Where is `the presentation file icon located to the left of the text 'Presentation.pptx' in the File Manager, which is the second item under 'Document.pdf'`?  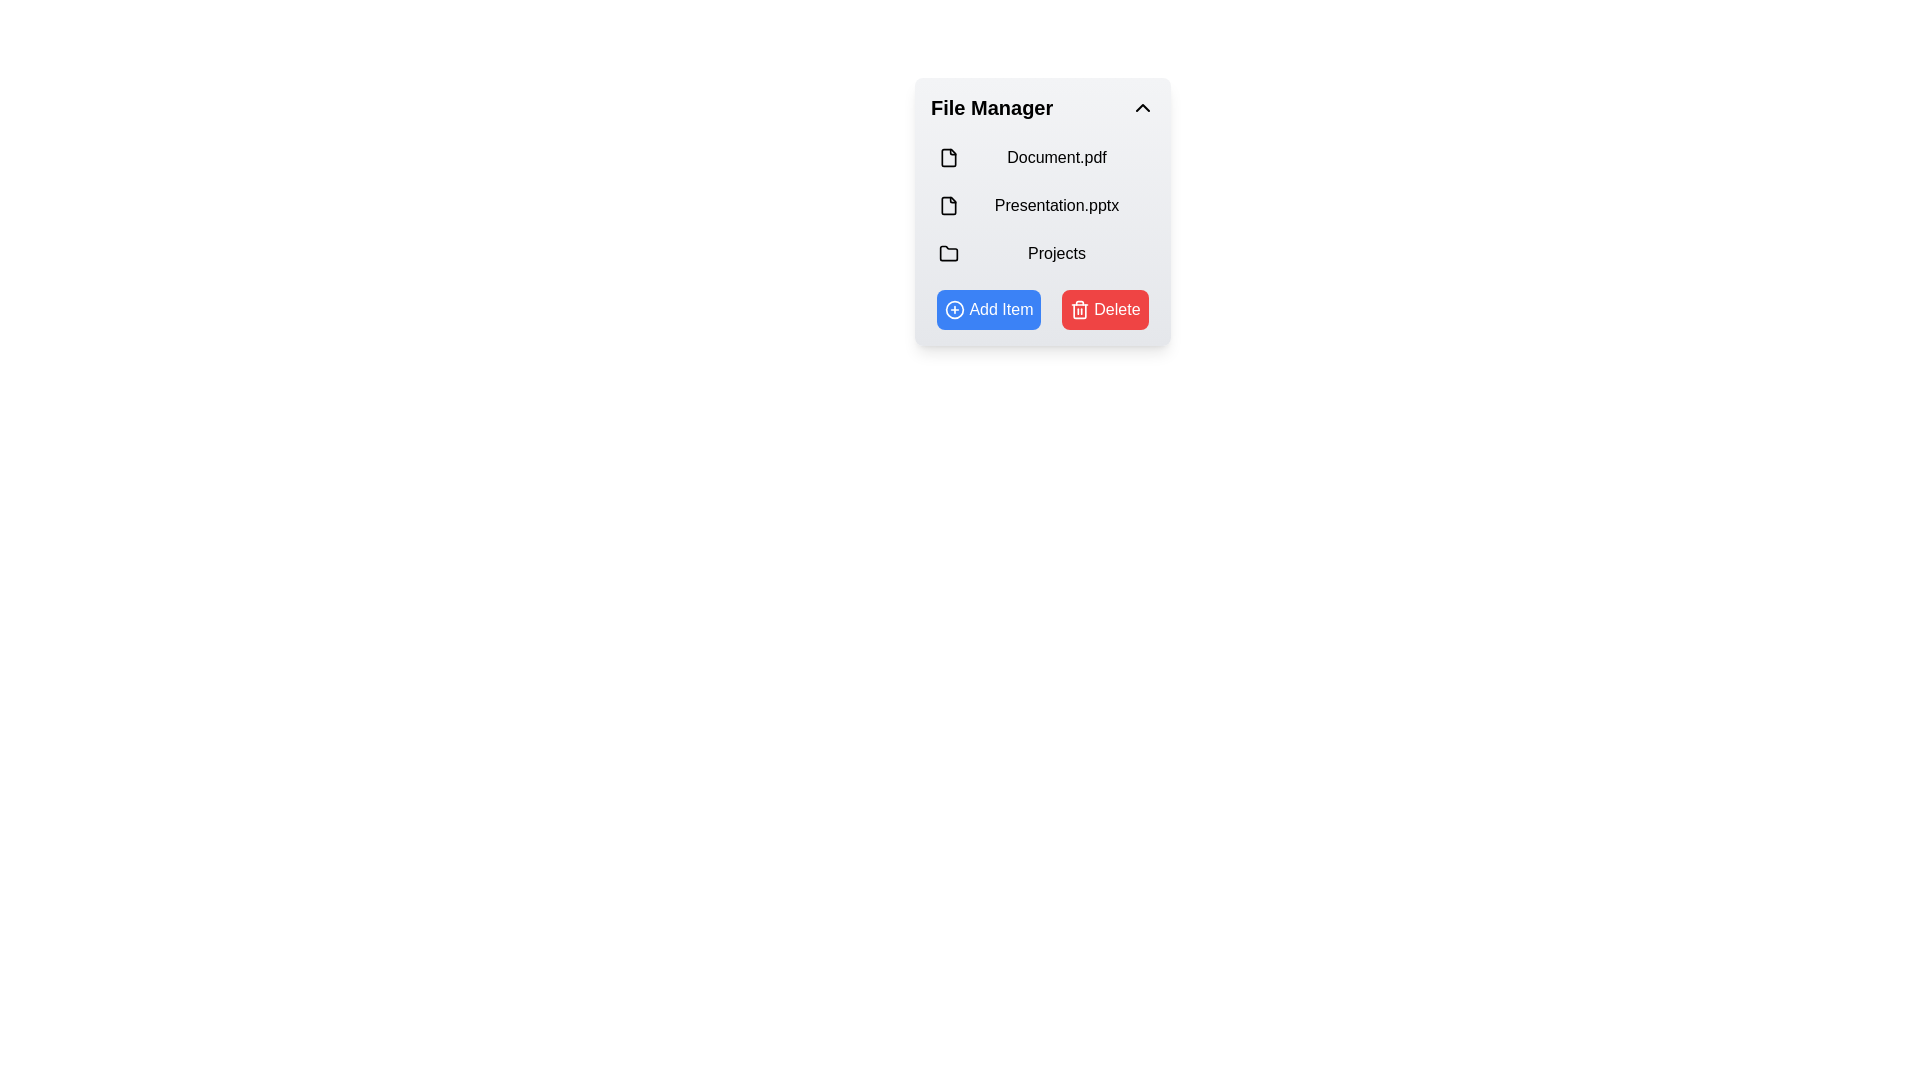
the presentation file icon located to the left of the text 'Presentation.pptx' in the File Manager, which is the second item under 'Document.pdf' is located at coordinates (948, 205).